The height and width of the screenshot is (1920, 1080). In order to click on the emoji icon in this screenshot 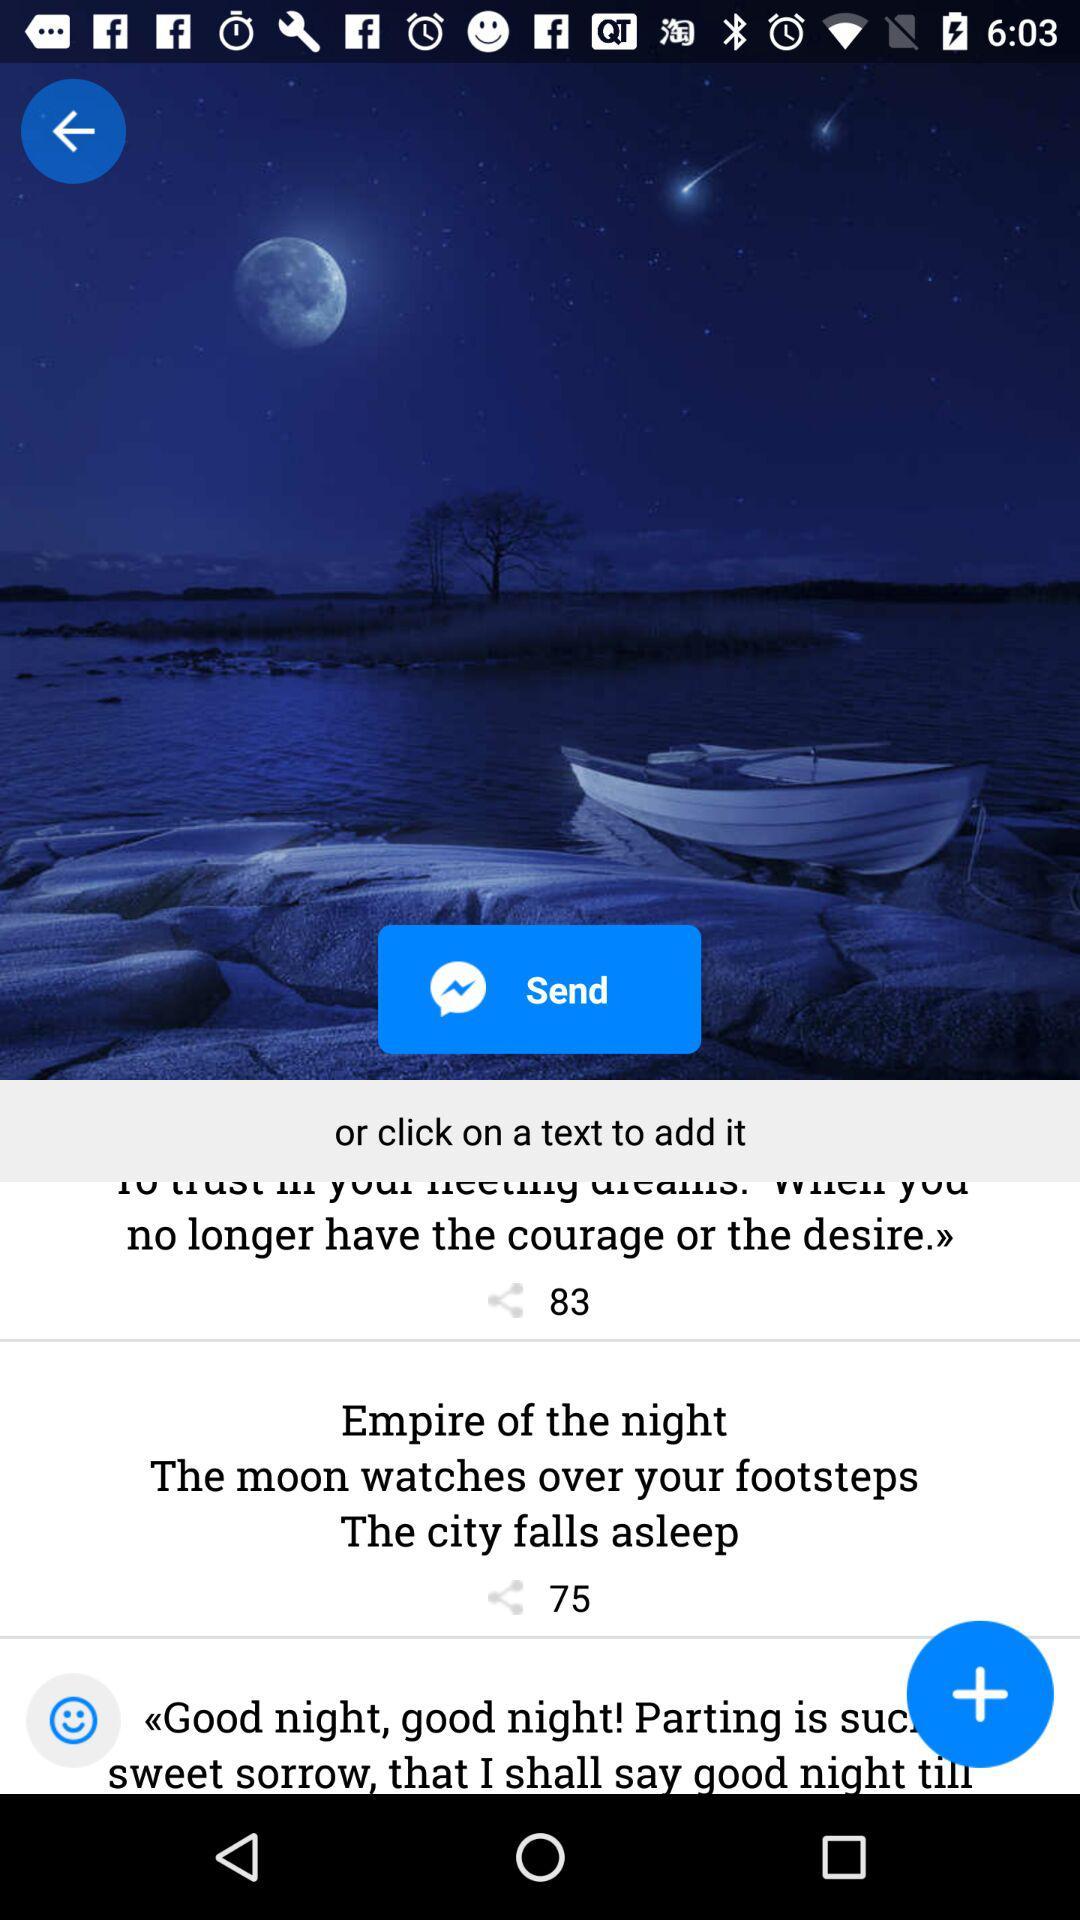, I will do `click(72, 1719)`.